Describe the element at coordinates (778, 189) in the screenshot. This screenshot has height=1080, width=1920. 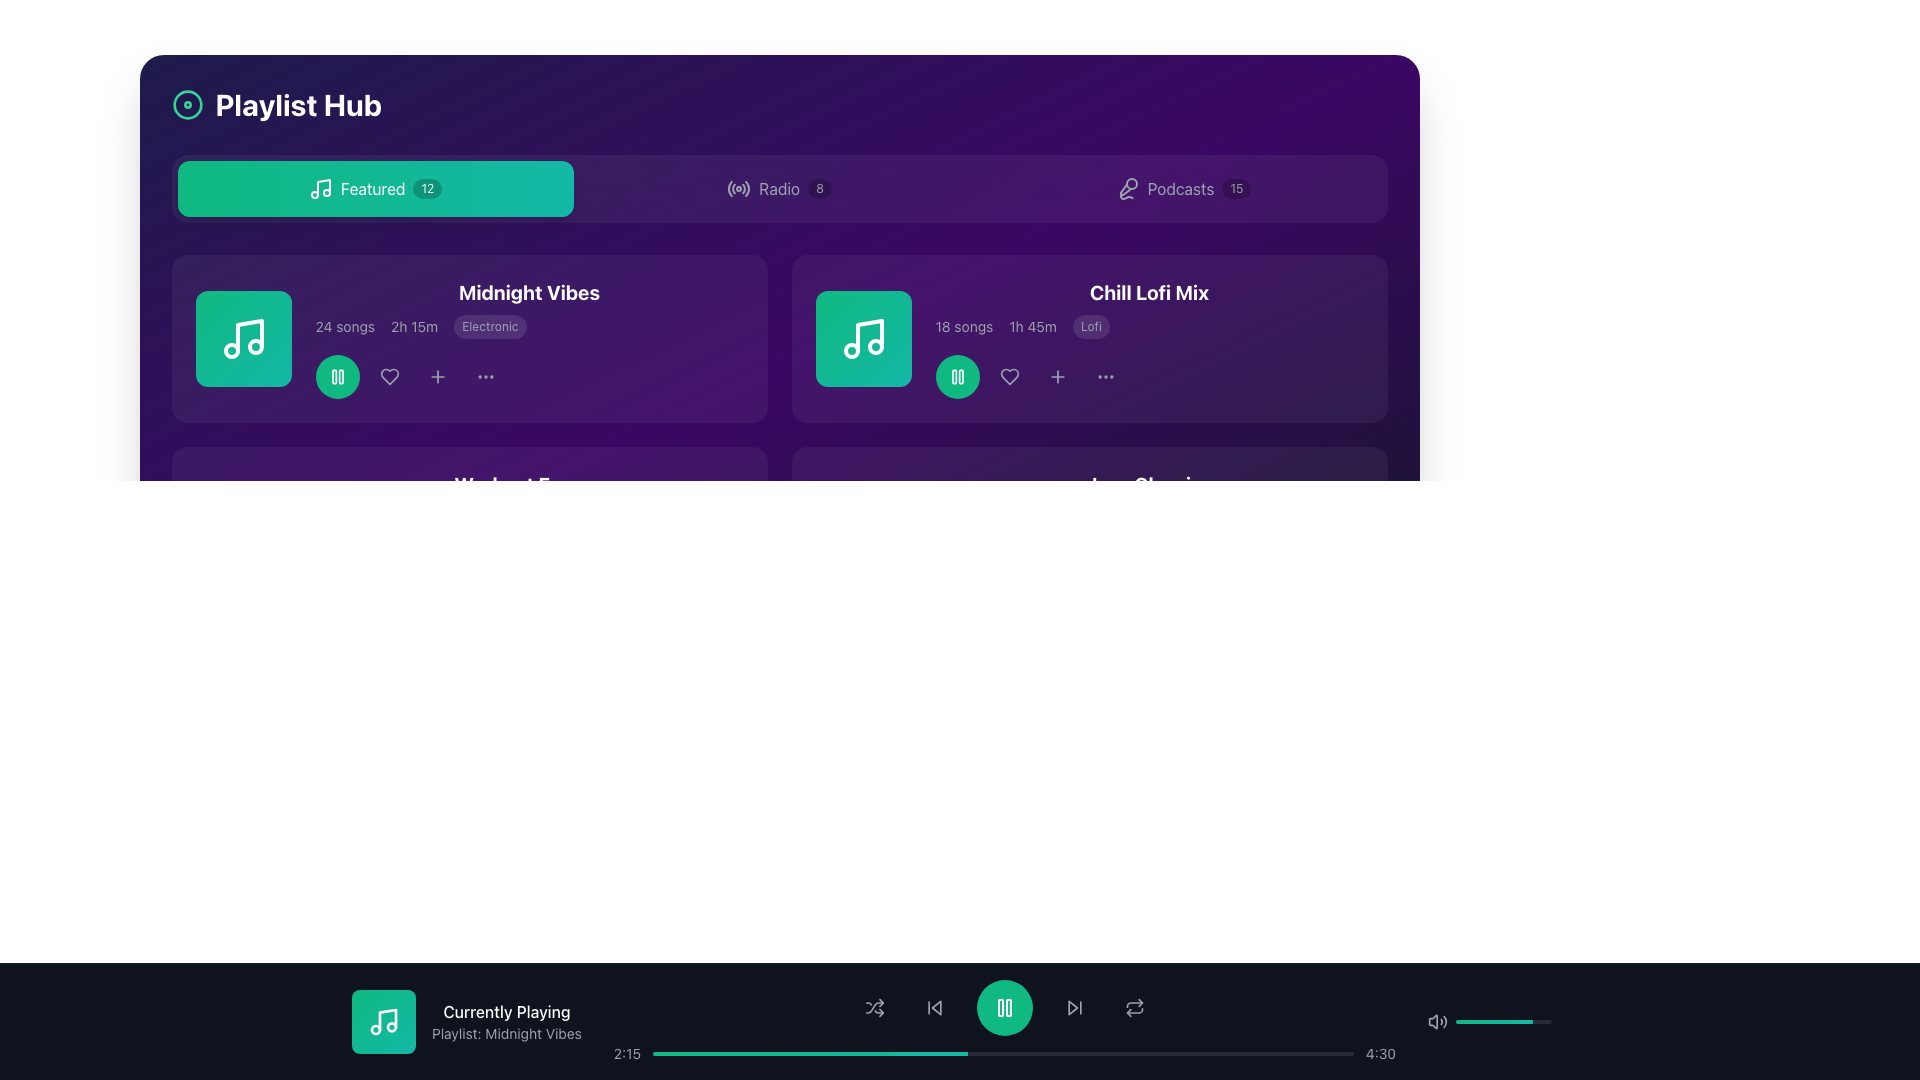
I see `the label that identifies the section dedicated to radio-related features, located to the right of the radio signal icon and to the left of the badge displaying '8'` at that location.